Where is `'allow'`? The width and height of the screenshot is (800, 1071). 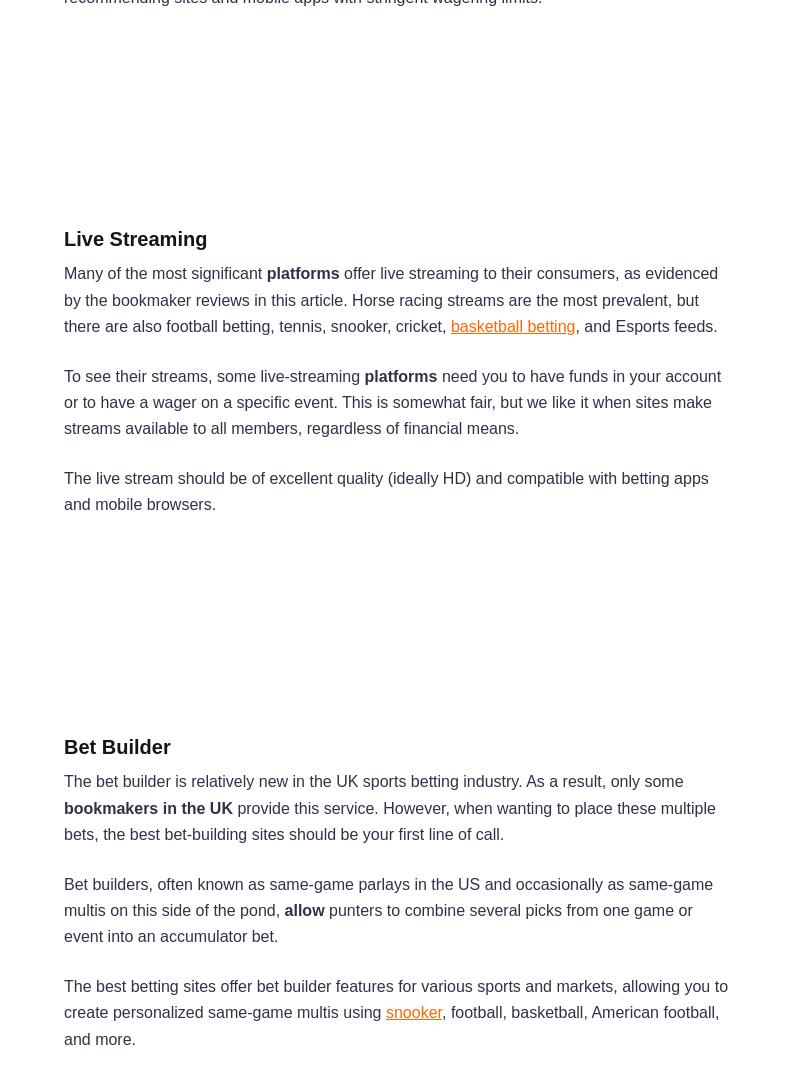
'allow' is located at coordinates (305, 909).